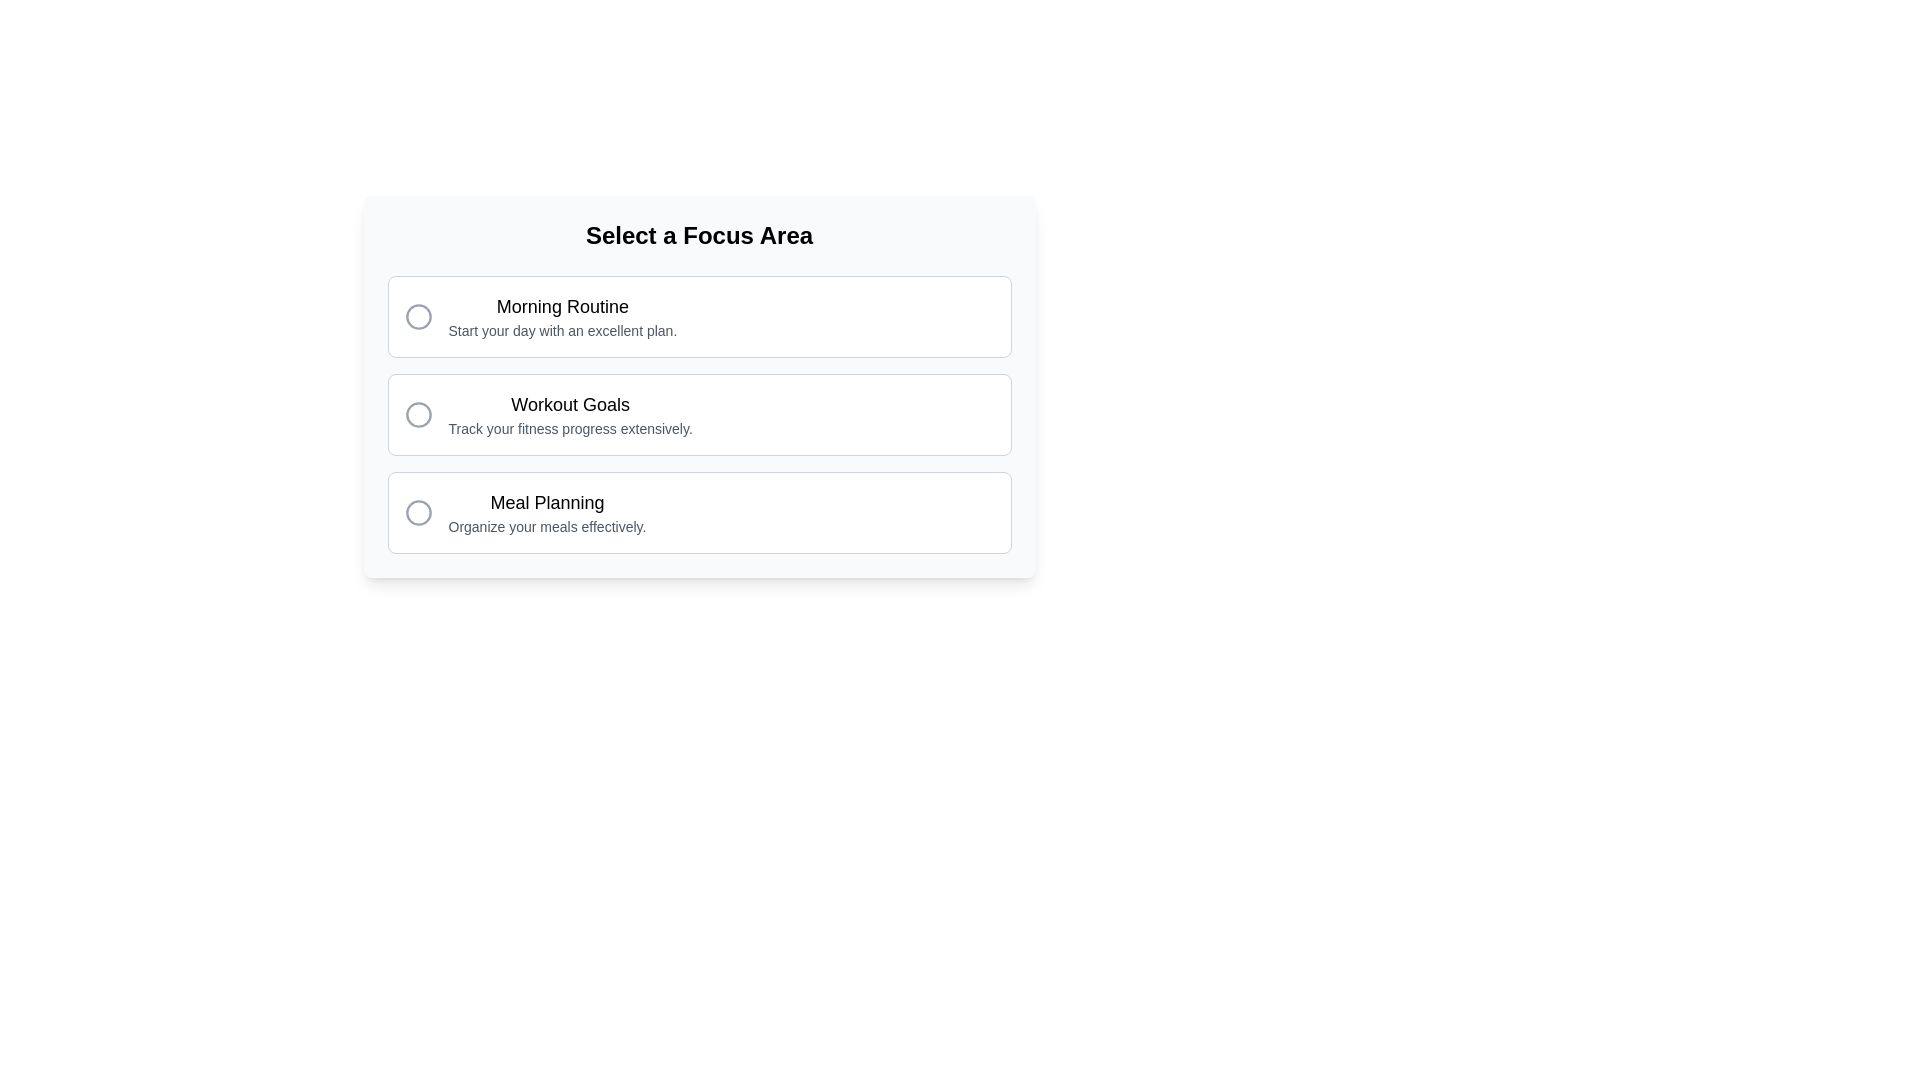  I want to click on descriptive text label that says 'Track your fitness progress extensively.' located below the heading 'Workout Goals' in the second list item of the 'Select a Focus Area' section, so click(569, 427).